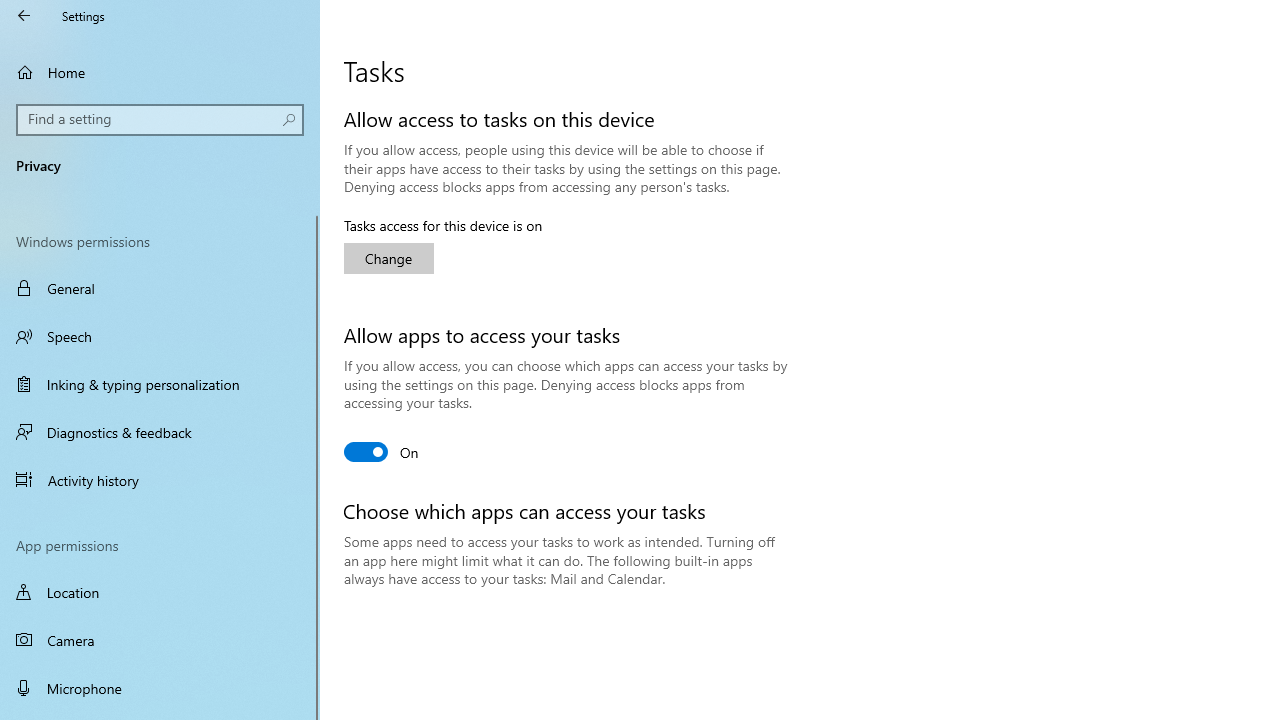 This screenshot has height=720, width=1280. Describe the element at coordinates (160, 479) in the screenshot. I see `'Activity history'` at that location.